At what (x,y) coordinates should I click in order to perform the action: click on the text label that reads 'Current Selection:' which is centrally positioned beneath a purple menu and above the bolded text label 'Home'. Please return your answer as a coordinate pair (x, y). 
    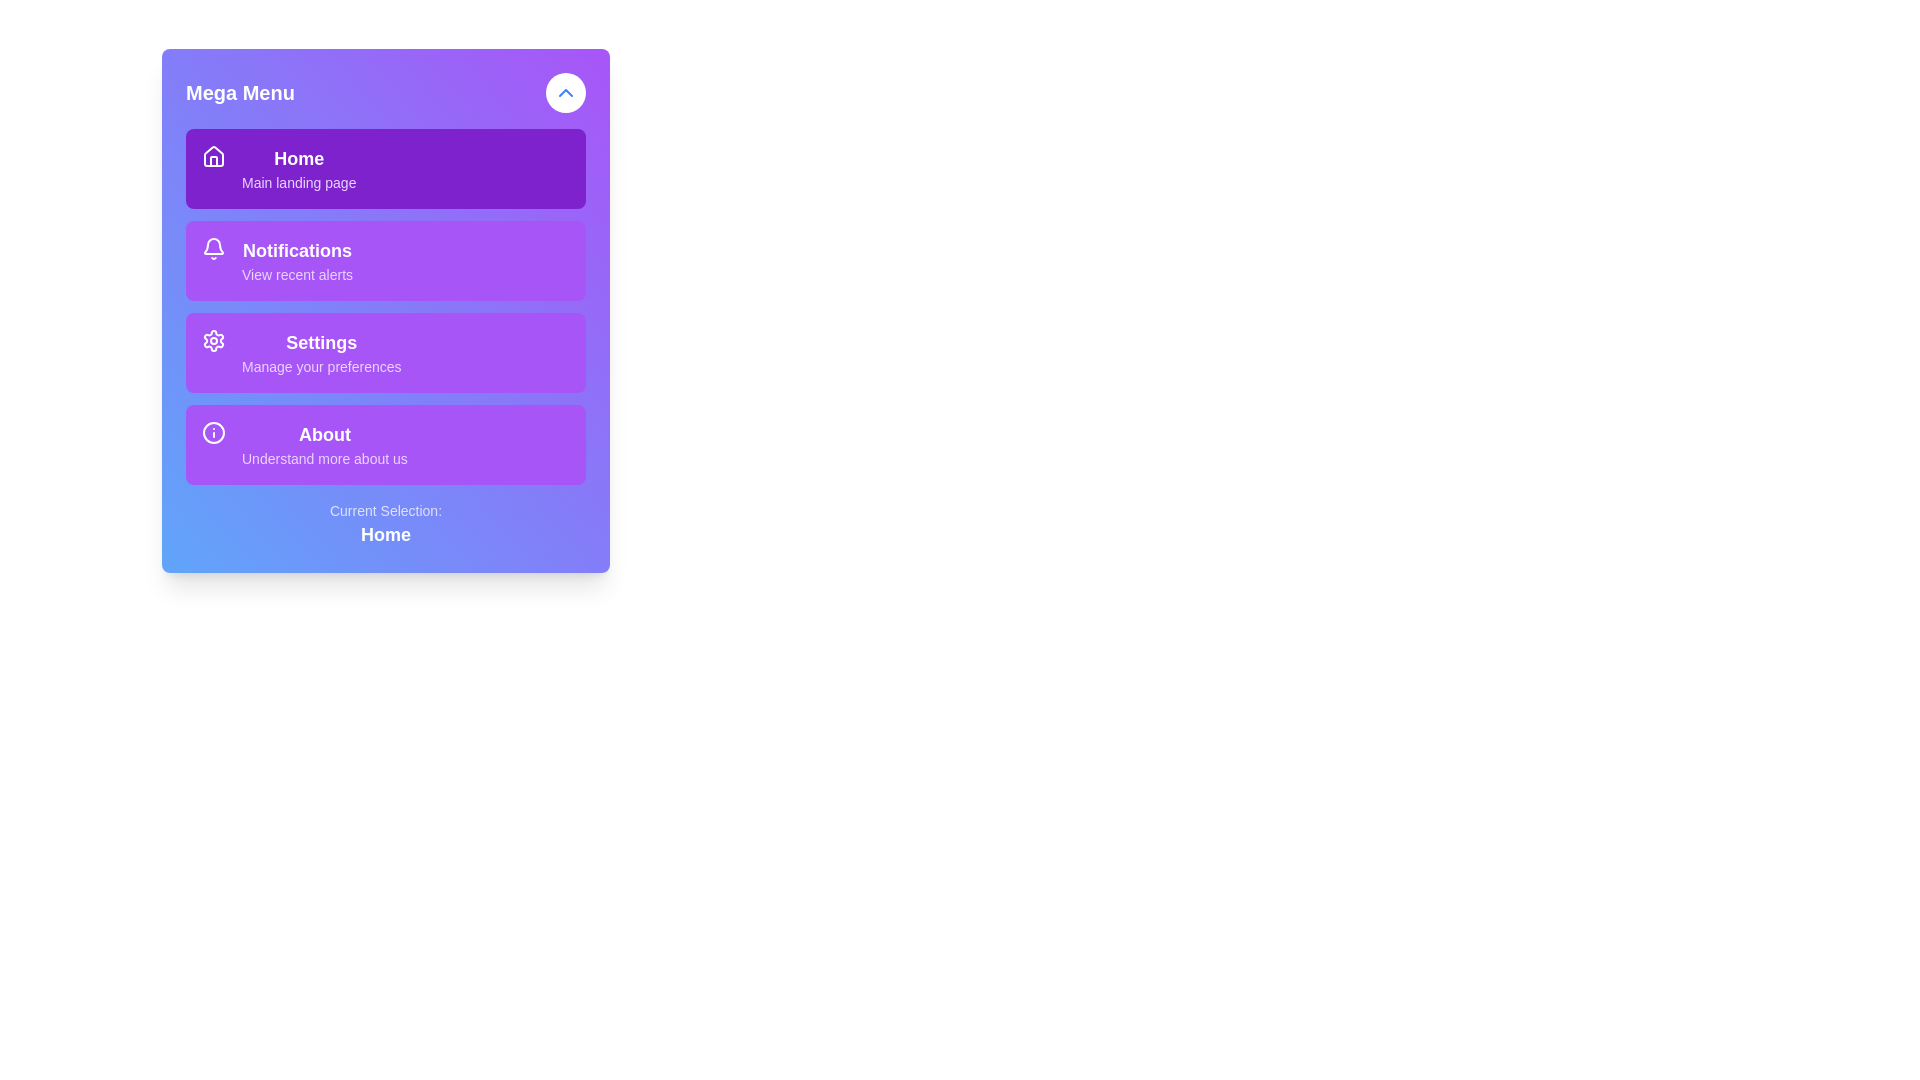
    Looking at the image, I should click on (385, 509).